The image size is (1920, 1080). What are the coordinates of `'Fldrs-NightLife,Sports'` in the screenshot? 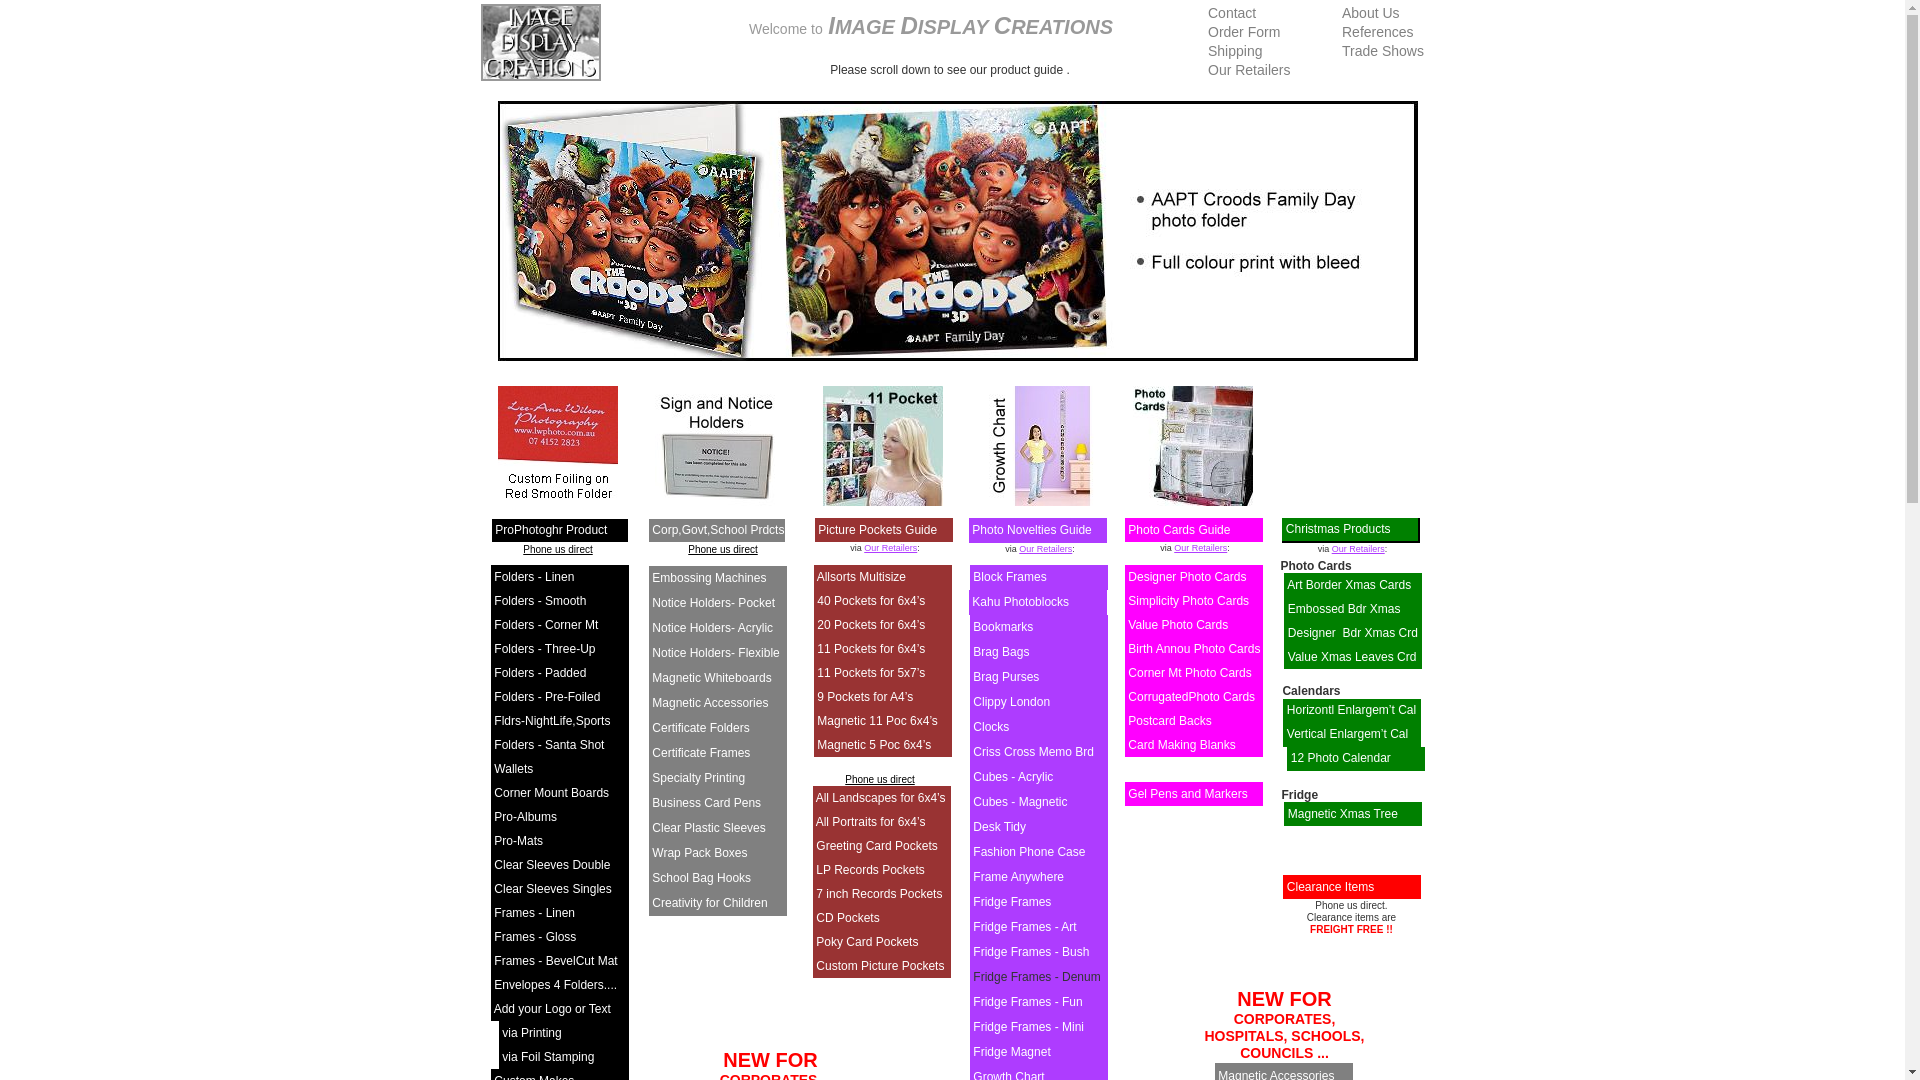 It's located at (552, 721).